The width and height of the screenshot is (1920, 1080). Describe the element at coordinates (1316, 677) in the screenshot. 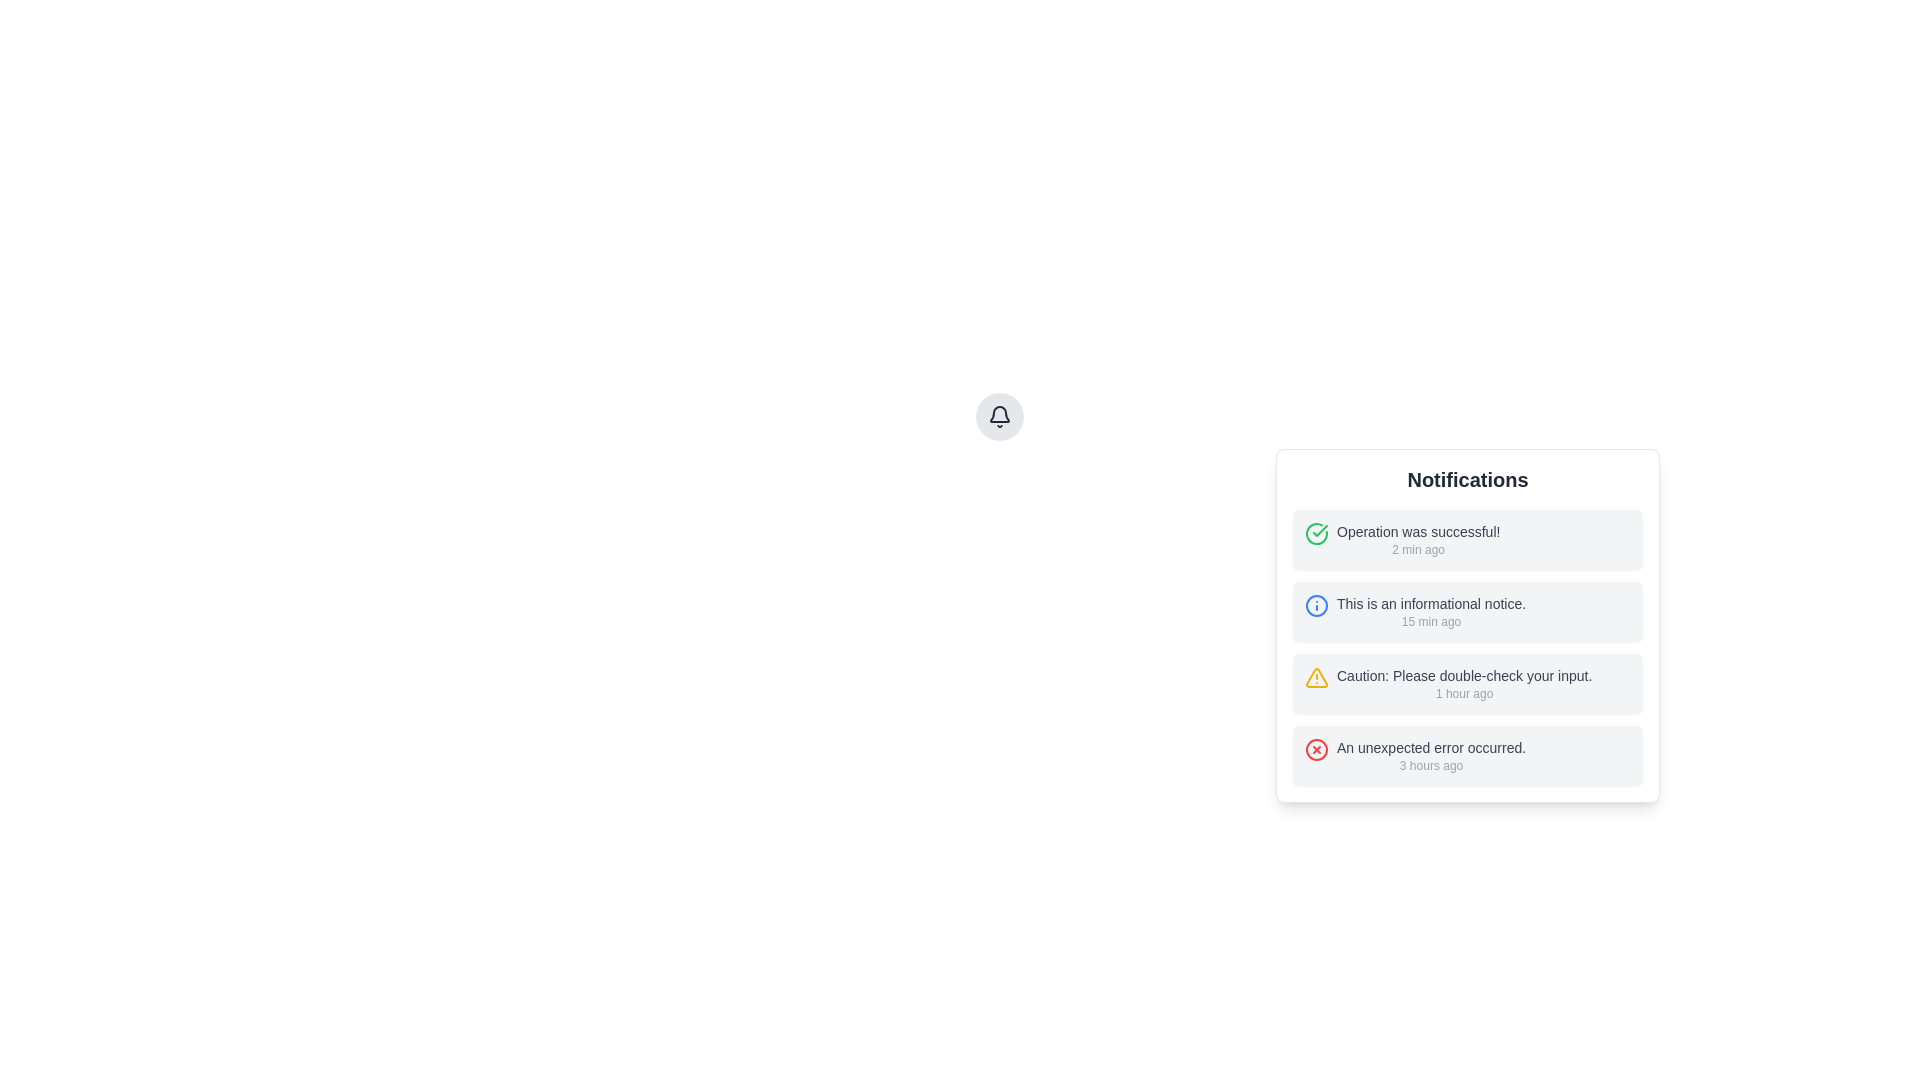

I see `the triangular warning icon with a yellow border located in the notifications panel beside the warning message 'Caution: Please double-check your input.'` at that location.